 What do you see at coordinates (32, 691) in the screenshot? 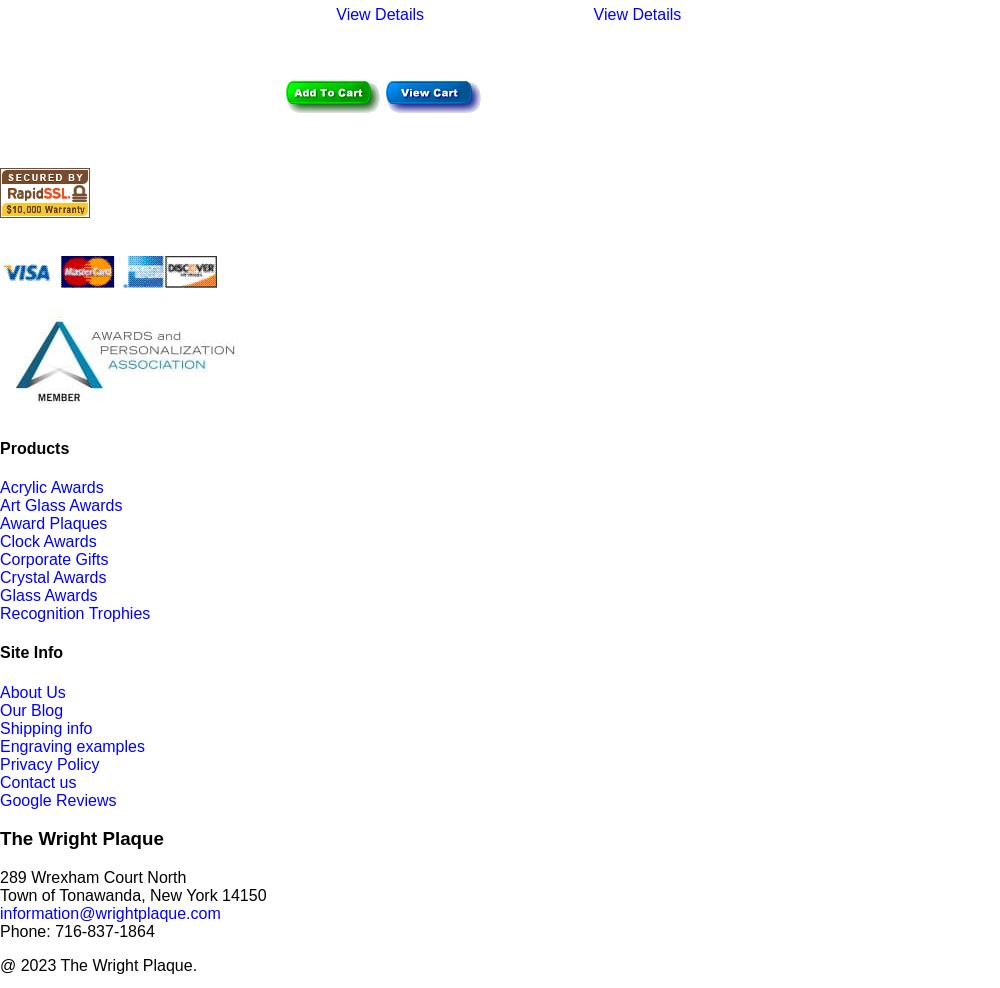
I see `'About Us'` at bounding box center [32, 691].